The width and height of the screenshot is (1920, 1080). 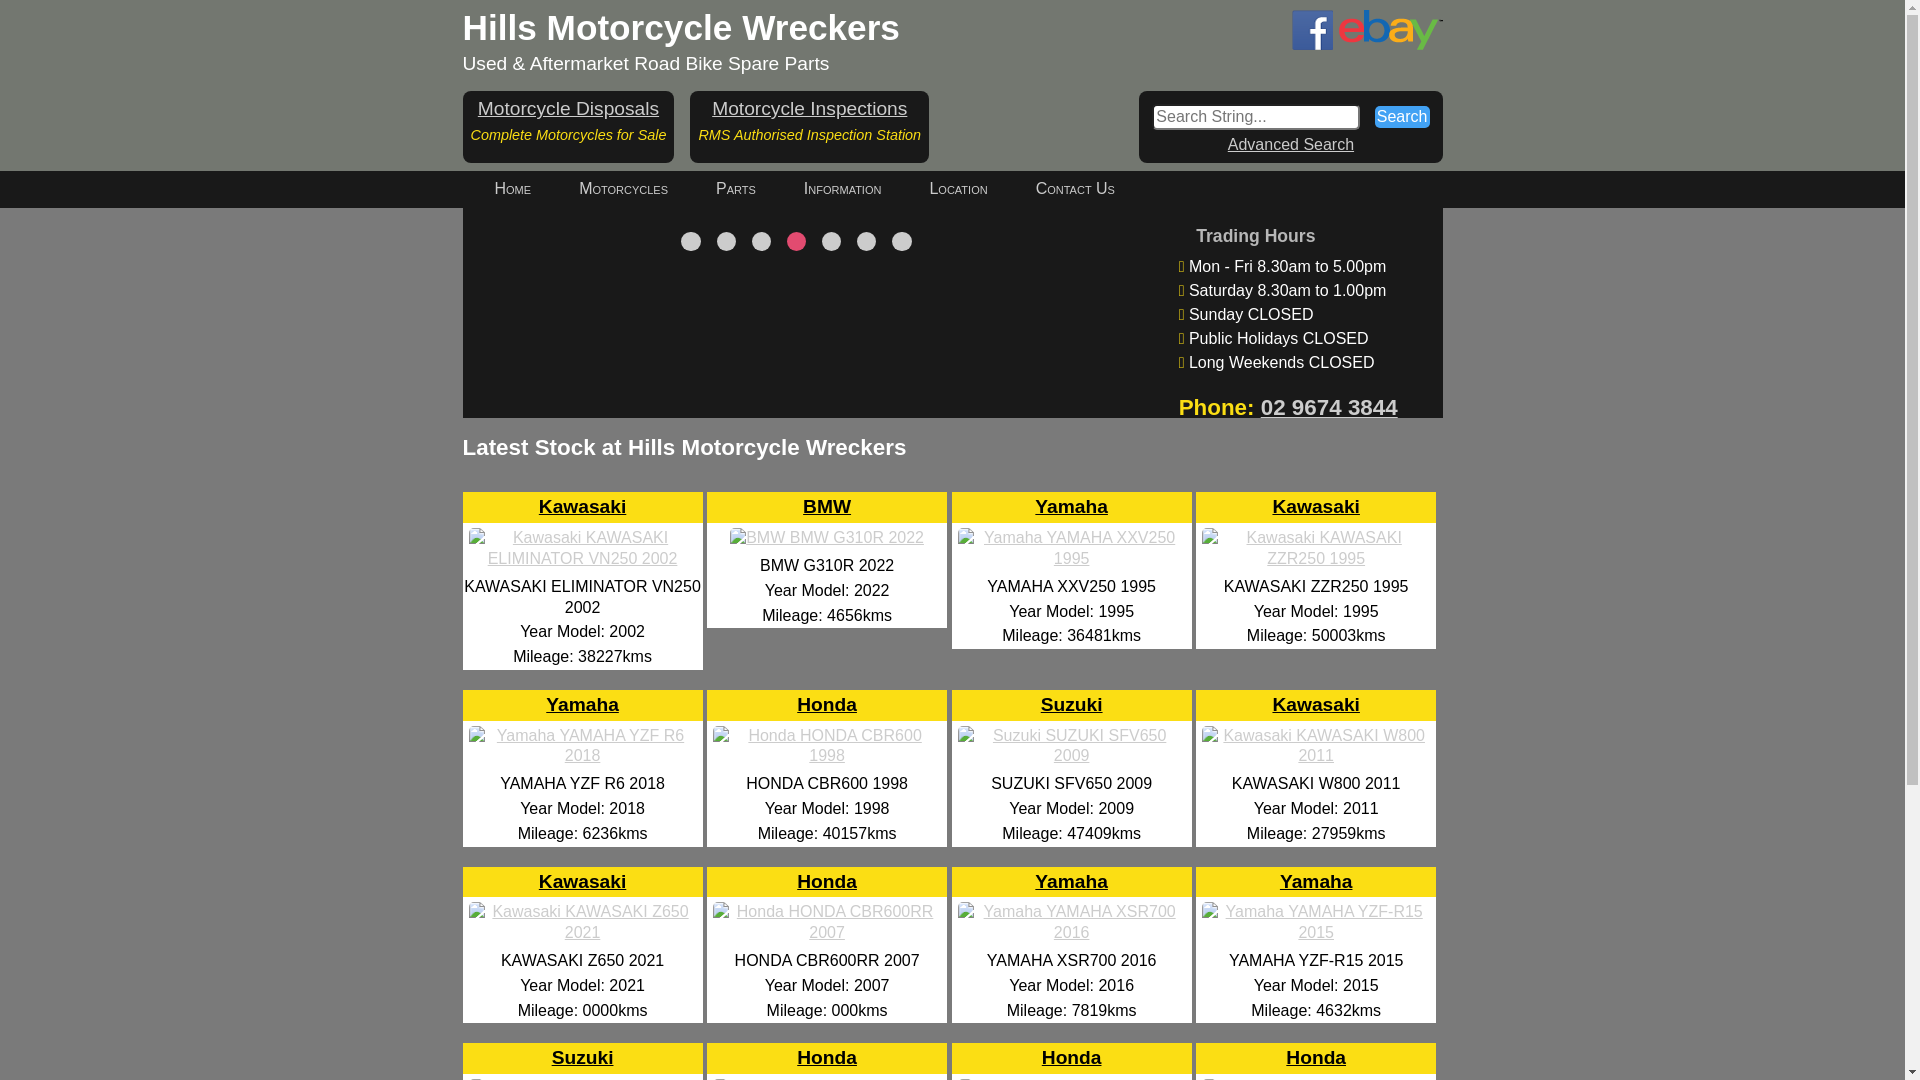 What do you see at coordinates (826, 536) in the screenshot?
I see `'BMW BMW  G310R  2022'` at bounding box center [826, 536].